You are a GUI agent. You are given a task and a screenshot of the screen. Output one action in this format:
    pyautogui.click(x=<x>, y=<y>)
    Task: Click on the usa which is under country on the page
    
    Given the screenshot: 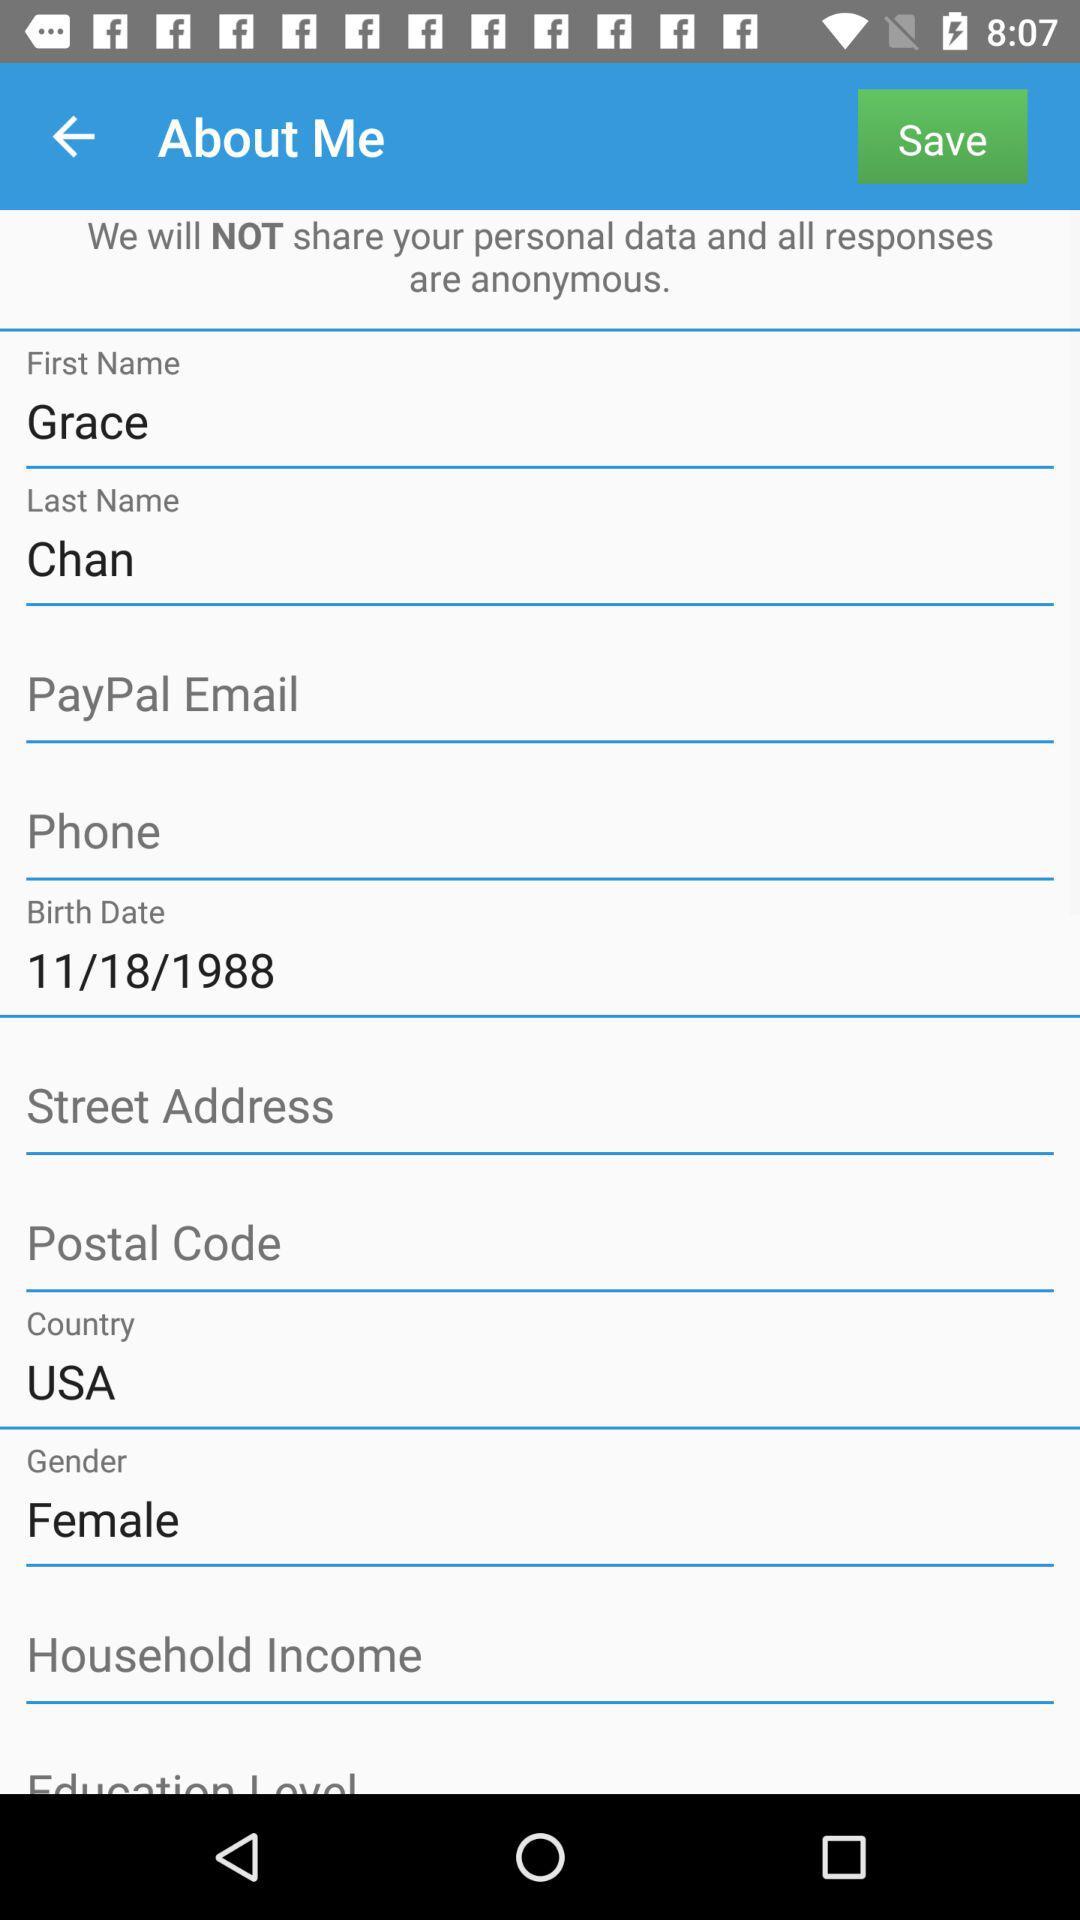 What is the action you would take?
    pyautogui.click(x=540, y=1380)
    